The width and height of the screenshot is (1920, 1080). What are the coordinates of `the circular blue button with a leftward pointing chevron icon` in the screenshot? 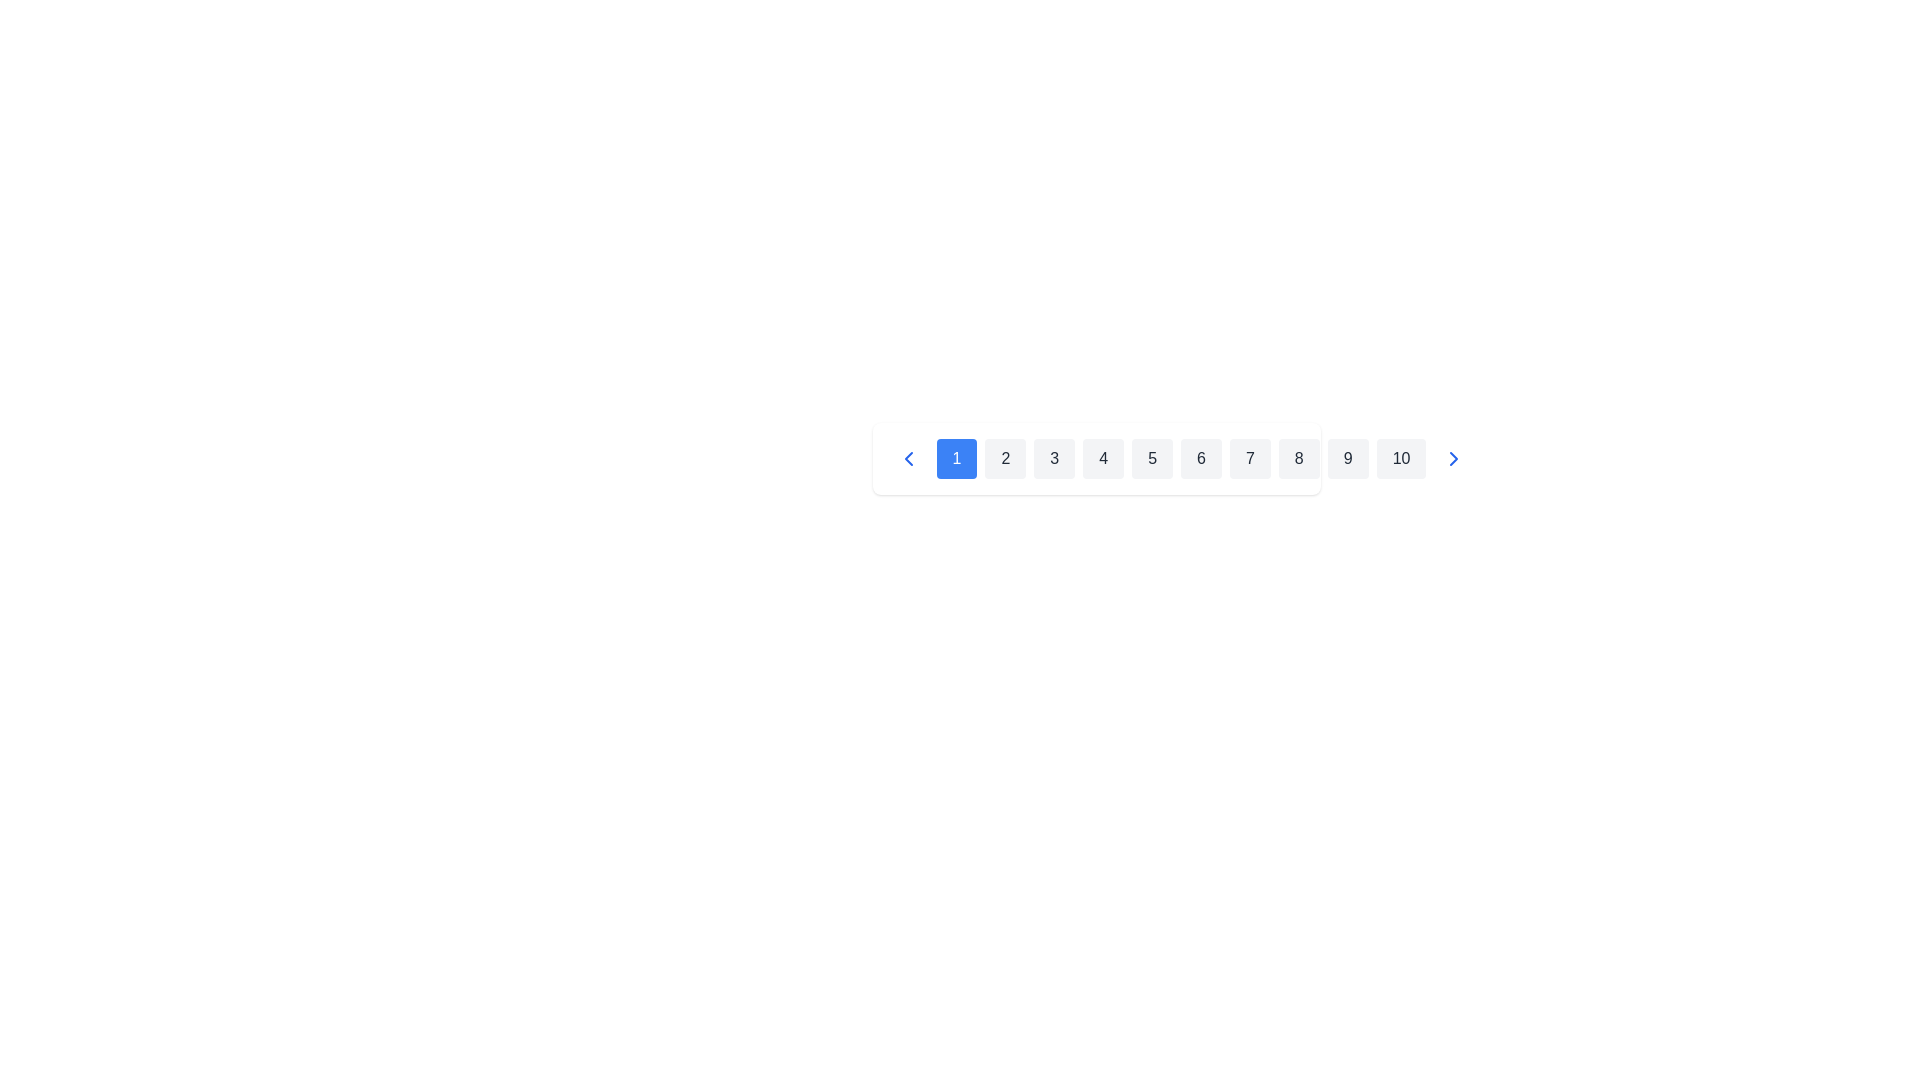 It's located at (907, 459).